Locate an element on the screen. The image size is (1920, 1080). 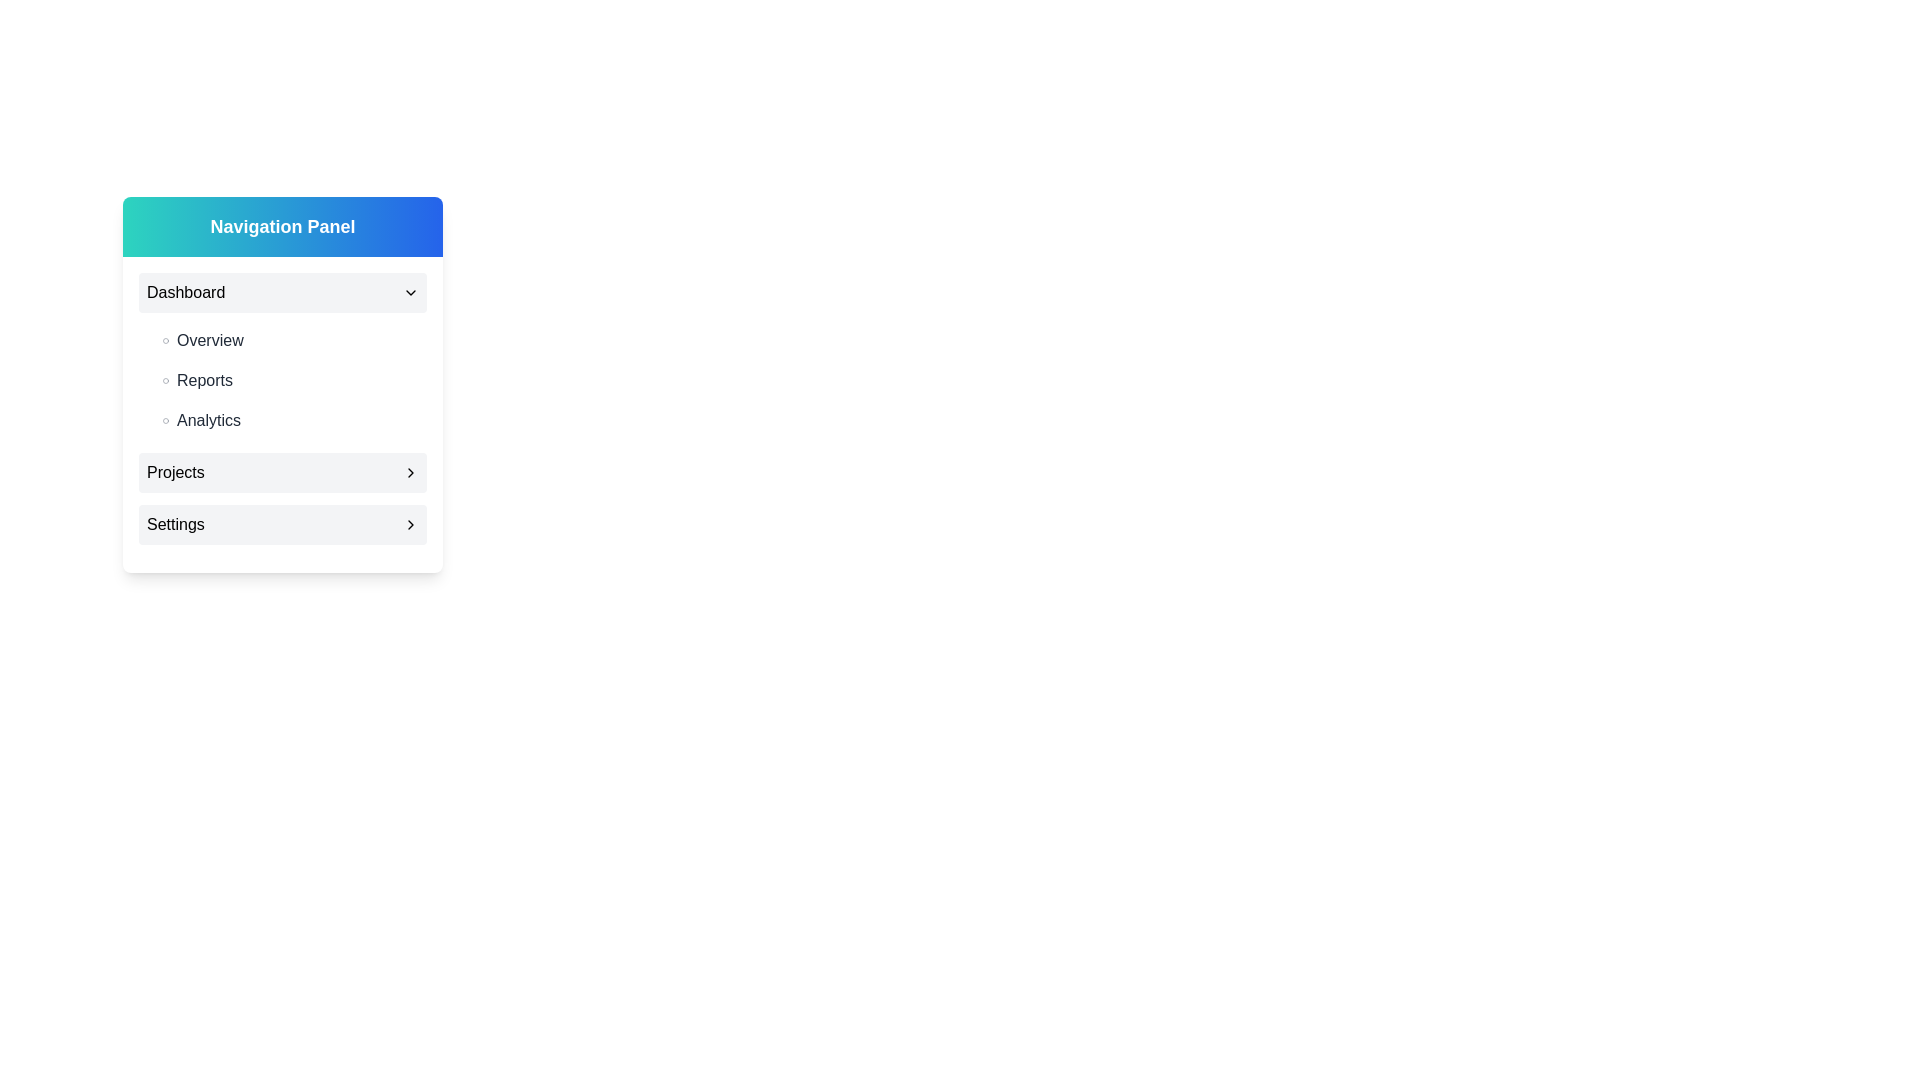
the 'Overview' text label in the navigation menu under the 'Dashboard' section is located at coordinates (210, 339).